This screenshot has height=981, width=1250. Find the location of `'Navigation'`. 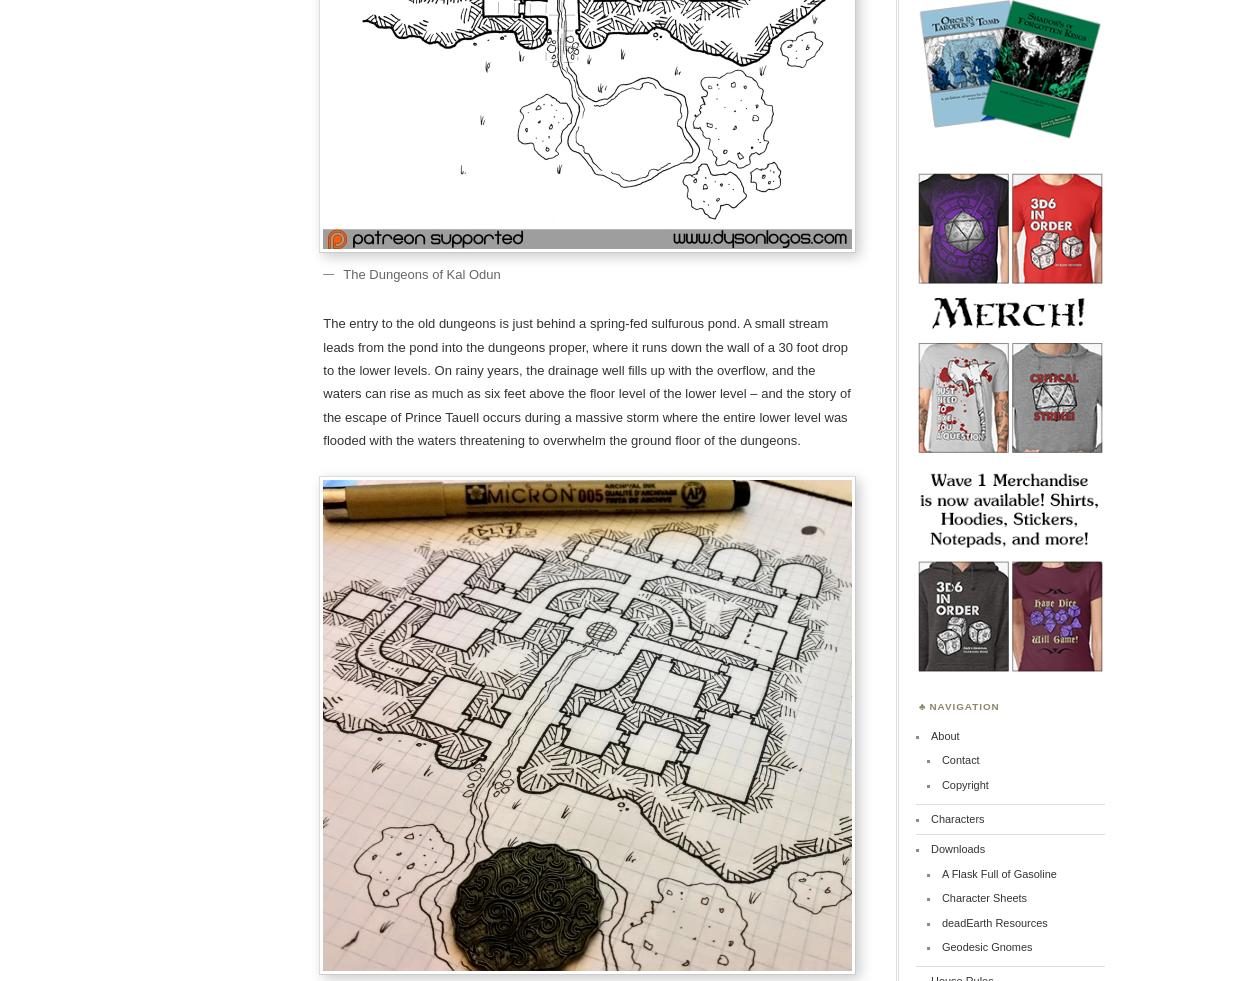

'Navigation' is located at coordinates (963, 705).